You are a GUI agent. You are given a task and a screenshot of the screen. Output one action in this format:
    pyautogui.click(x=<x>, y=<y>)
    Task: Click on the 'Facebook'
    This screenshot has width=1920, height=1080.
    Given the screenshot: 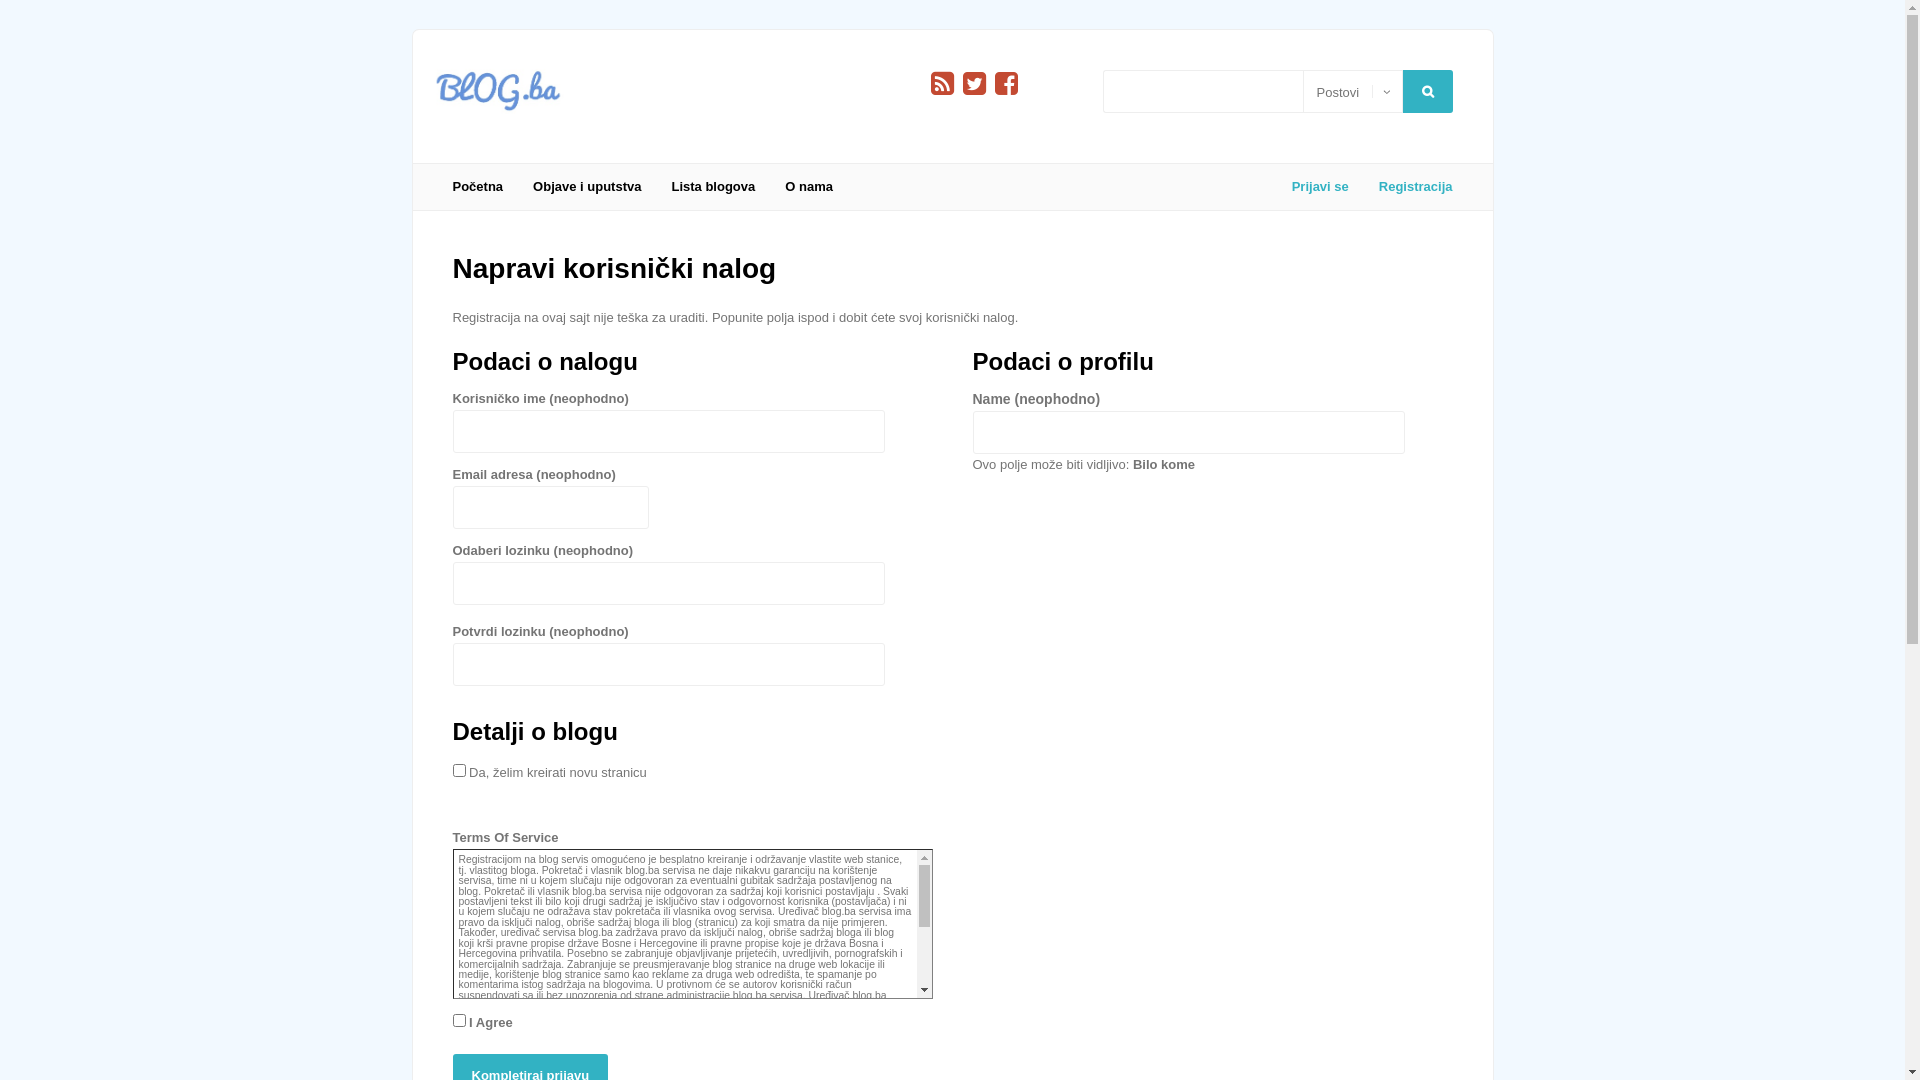 What is the action you would take?
    pyautogui.click(x=1005, y=82)
    